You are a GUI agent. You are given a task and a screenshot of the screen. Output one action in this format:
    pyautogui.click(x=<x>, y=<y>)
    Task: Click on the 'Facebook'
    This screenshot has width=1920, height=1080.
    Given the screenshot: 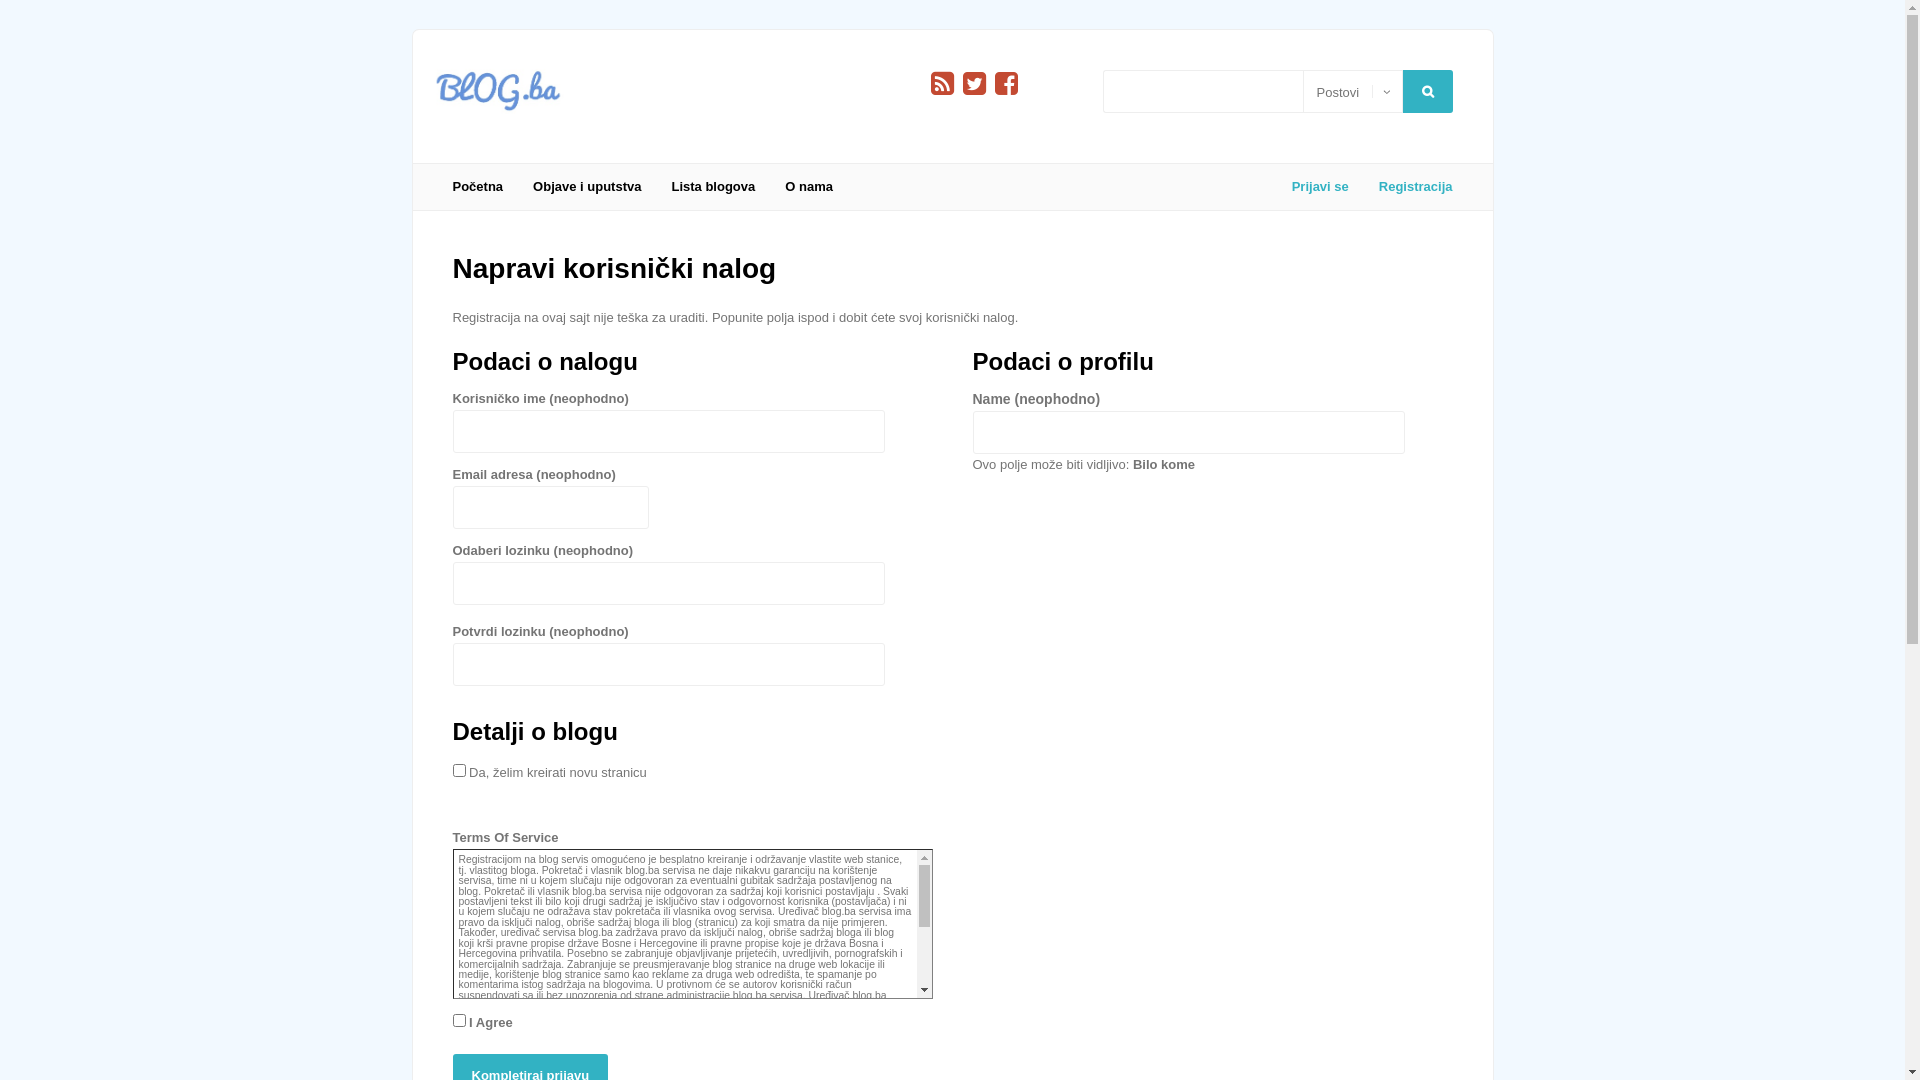 What is the action you would take?
    pyautogui.click(x=1005, y=82)
    